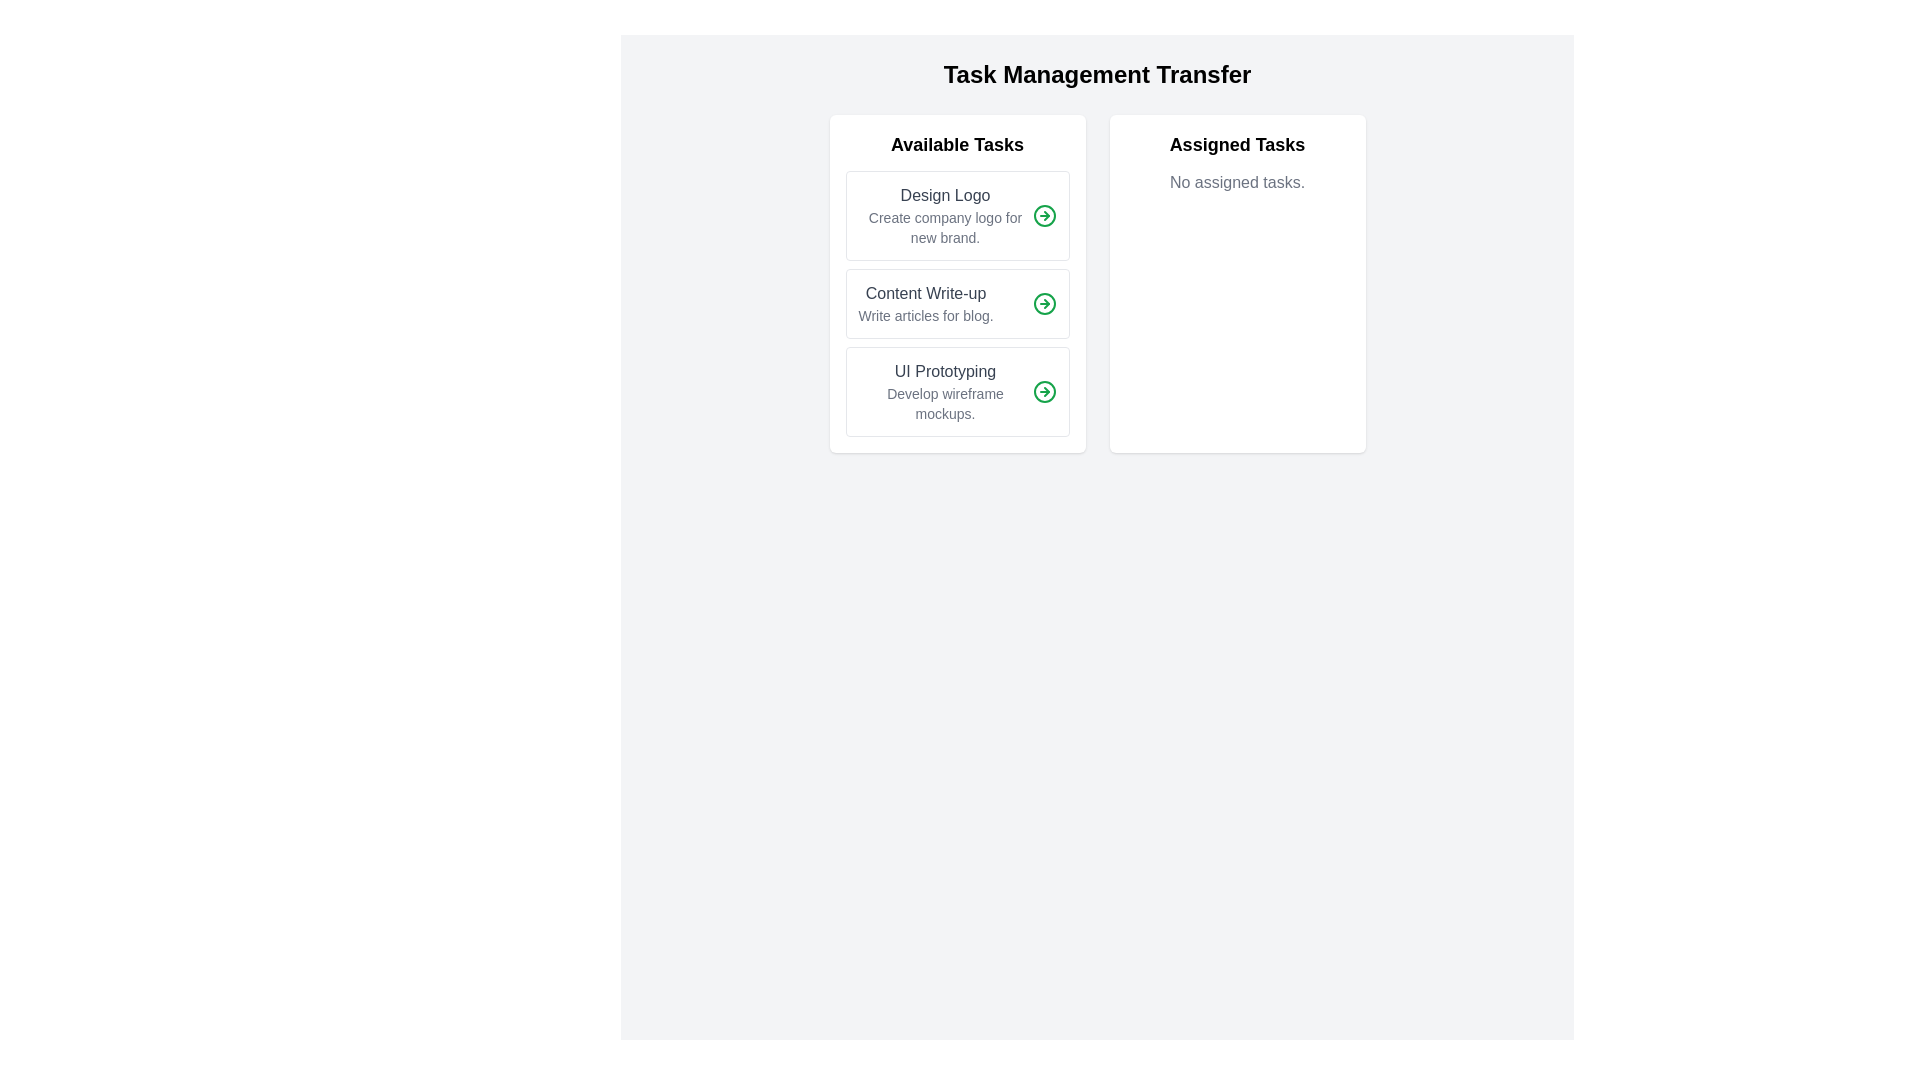  I want to click on the text label that presents the title of a task, located in the 'Available Tasks' section, specifically the third card below 'Content Write-up' and above 'Develop wireframe mockups.', so click(944, 371).